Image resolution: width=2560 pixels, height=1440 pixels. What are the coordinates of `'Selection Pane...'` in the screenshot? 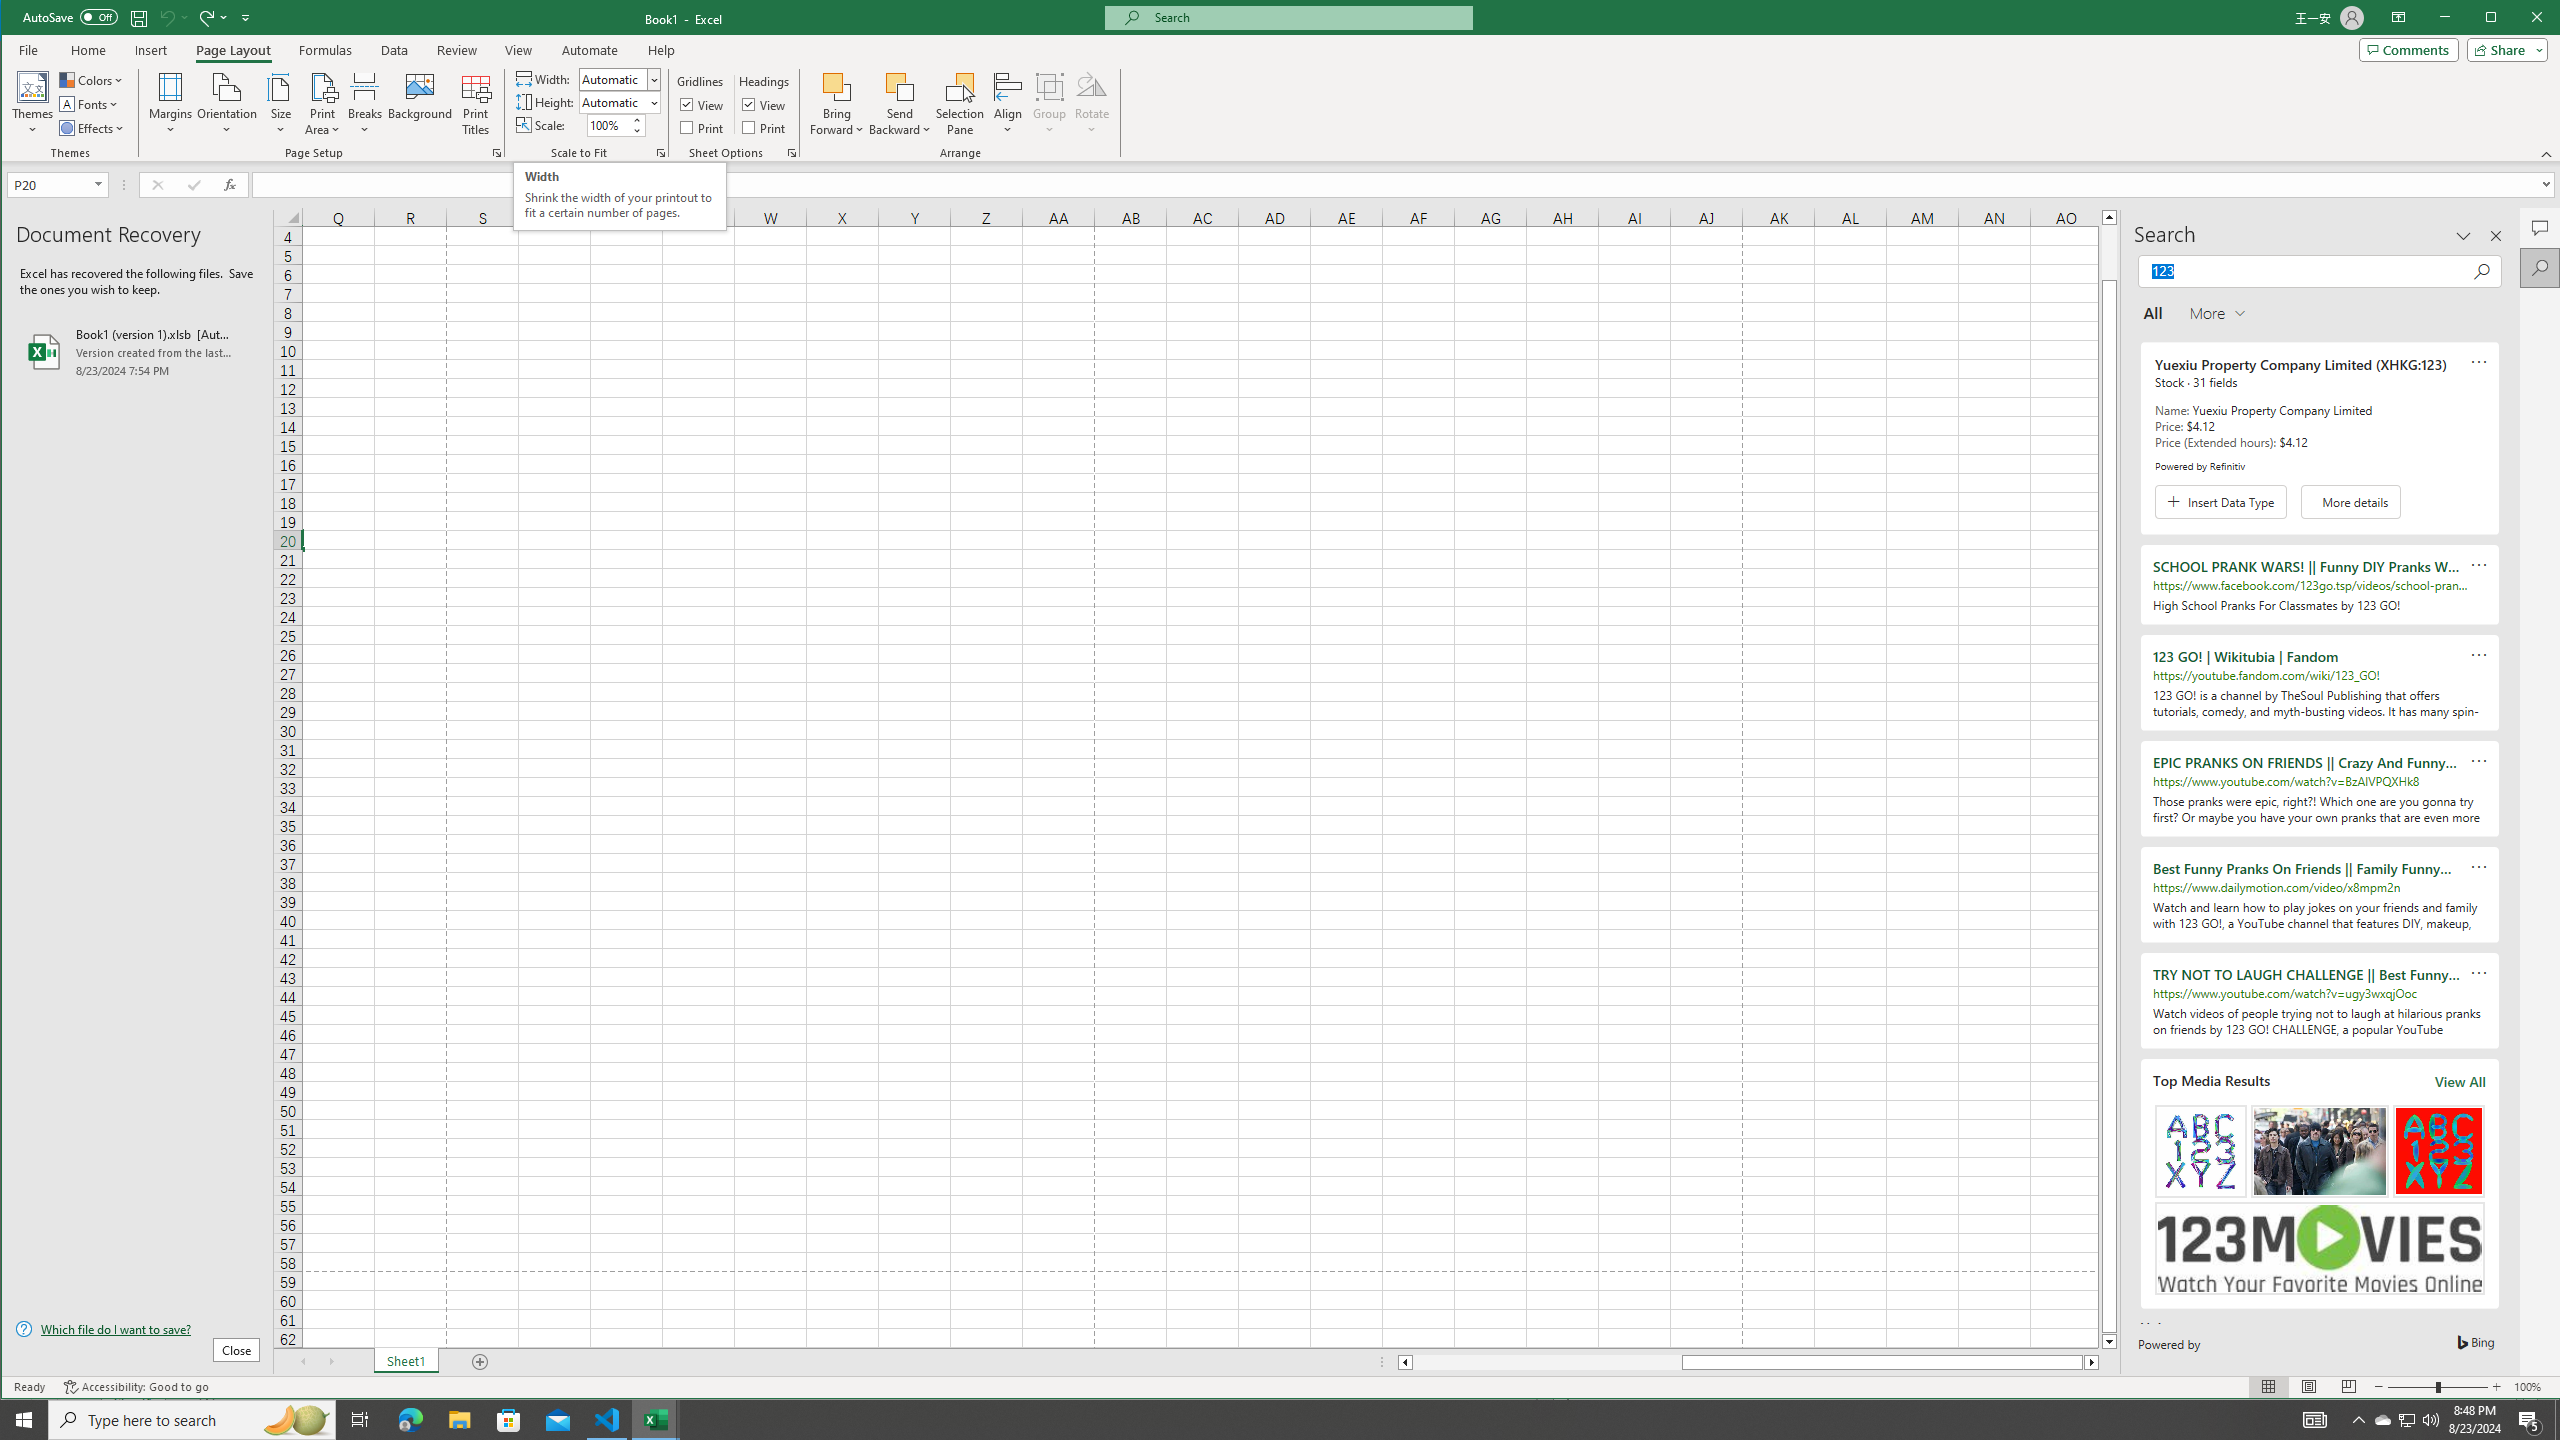 It's located at (961, 103).